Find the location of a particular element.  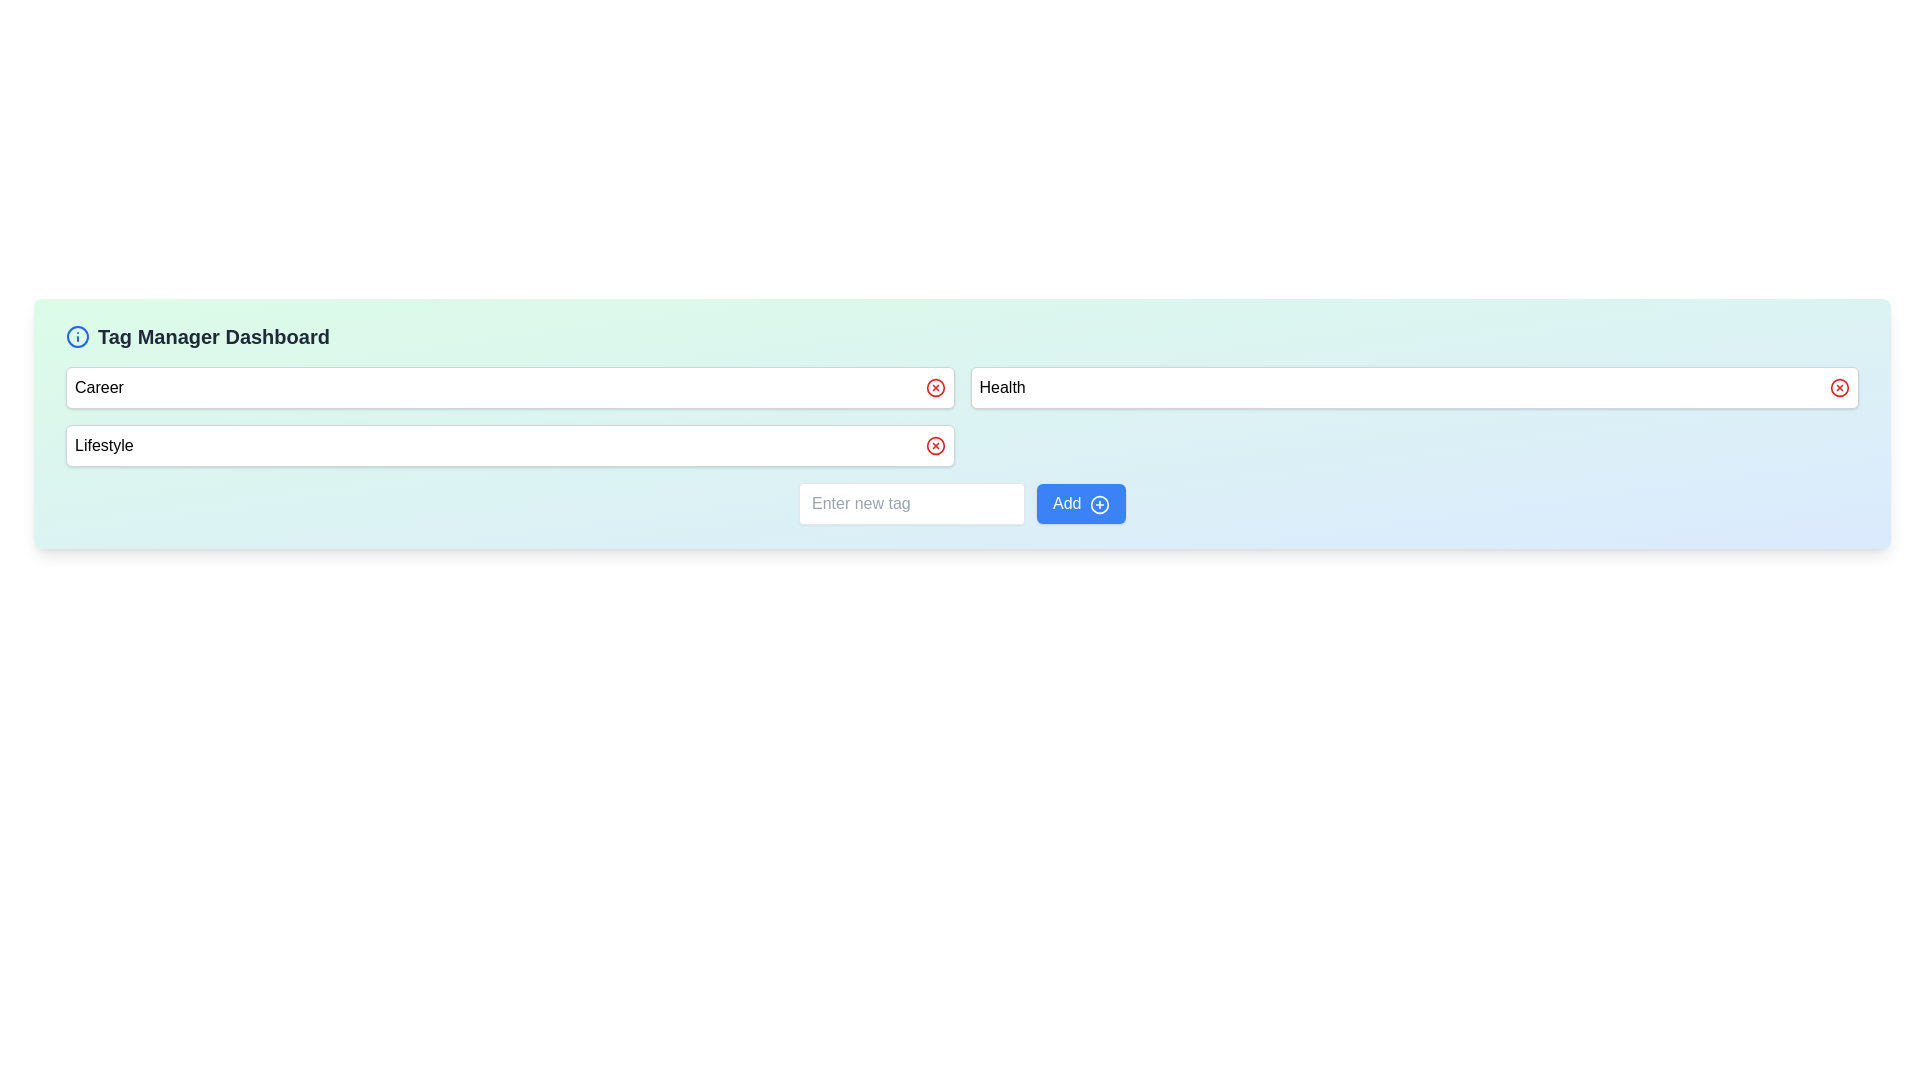

the information icon located on the leftmost side of the header bar, adjacent to the 'Tag Manager Dashboard' text is located at coordinates (77, 335).